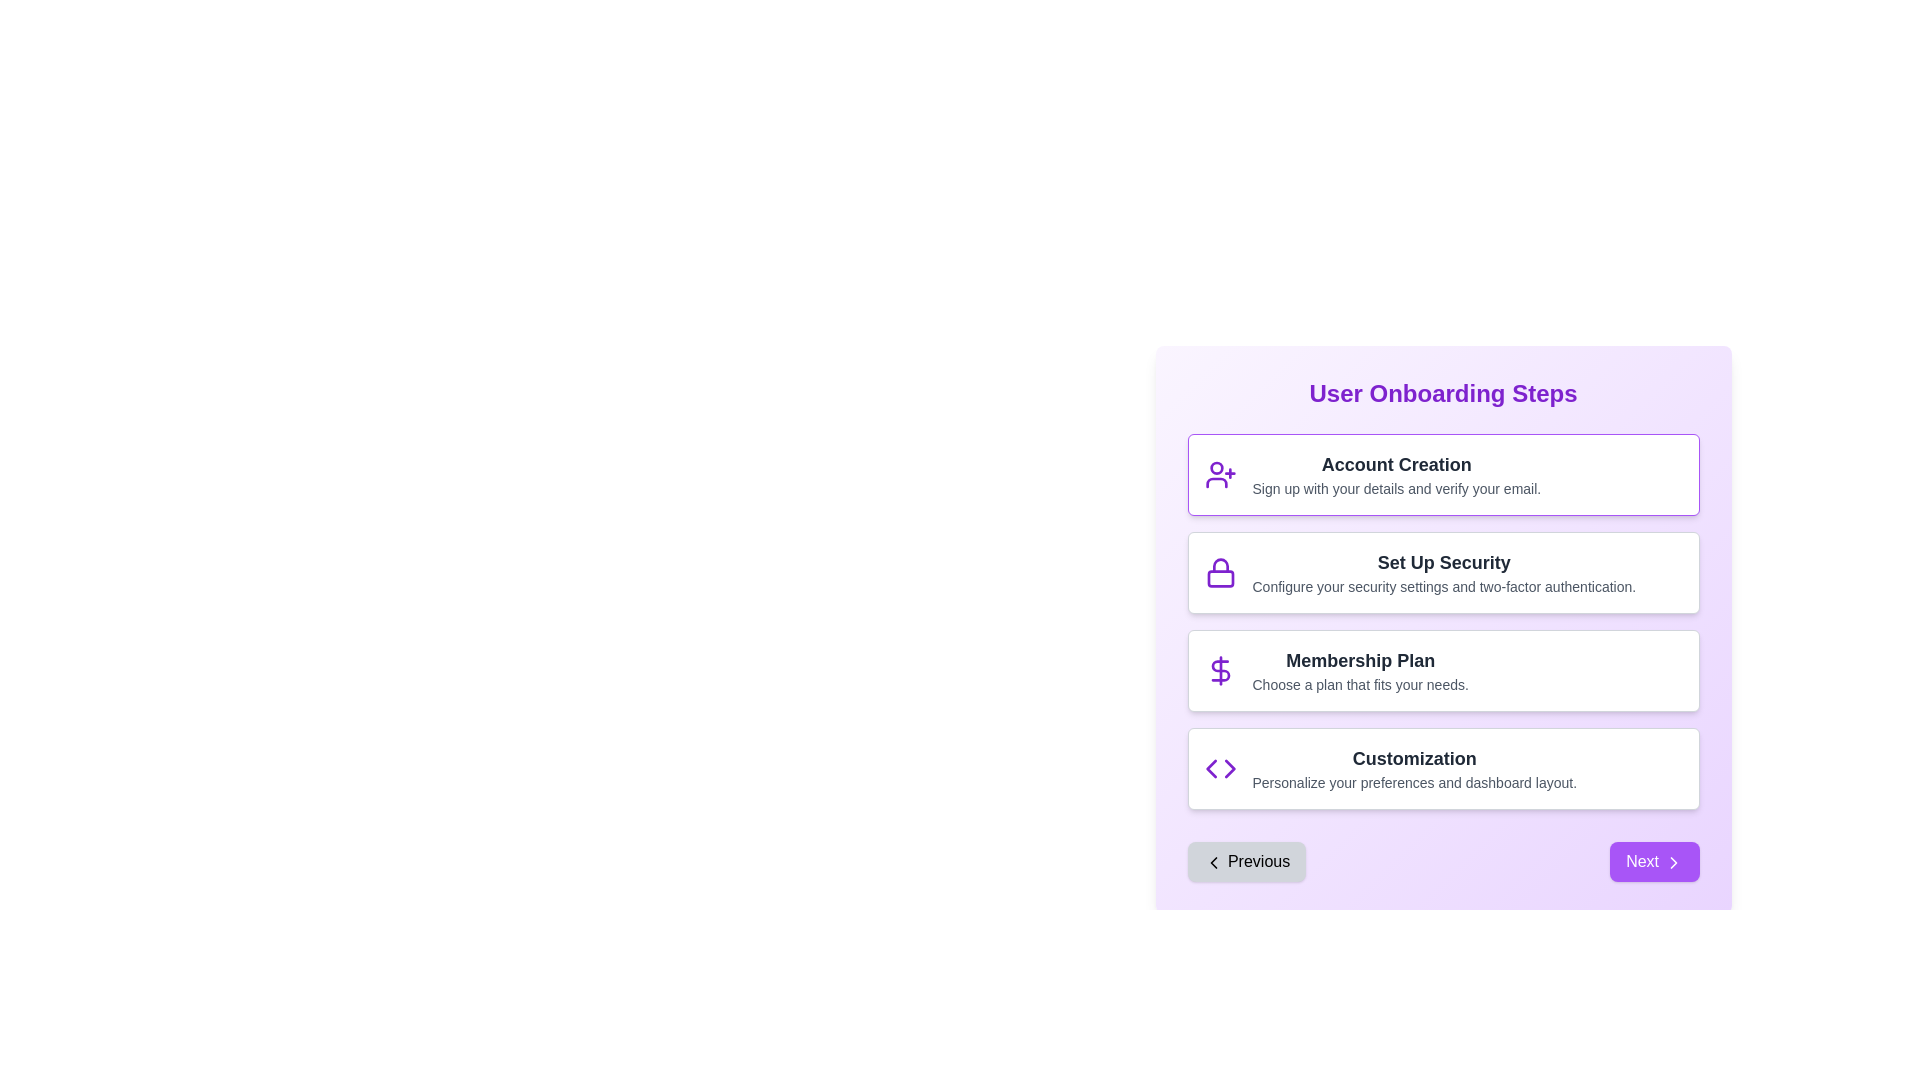 The height and width of the screenshot is (1080, 1920). I want to click on the 'Set Up Security' title in the User Onboarding Steps section, which is a non-interactive label indicating a step in the onboarding process, so click(1444, 563).